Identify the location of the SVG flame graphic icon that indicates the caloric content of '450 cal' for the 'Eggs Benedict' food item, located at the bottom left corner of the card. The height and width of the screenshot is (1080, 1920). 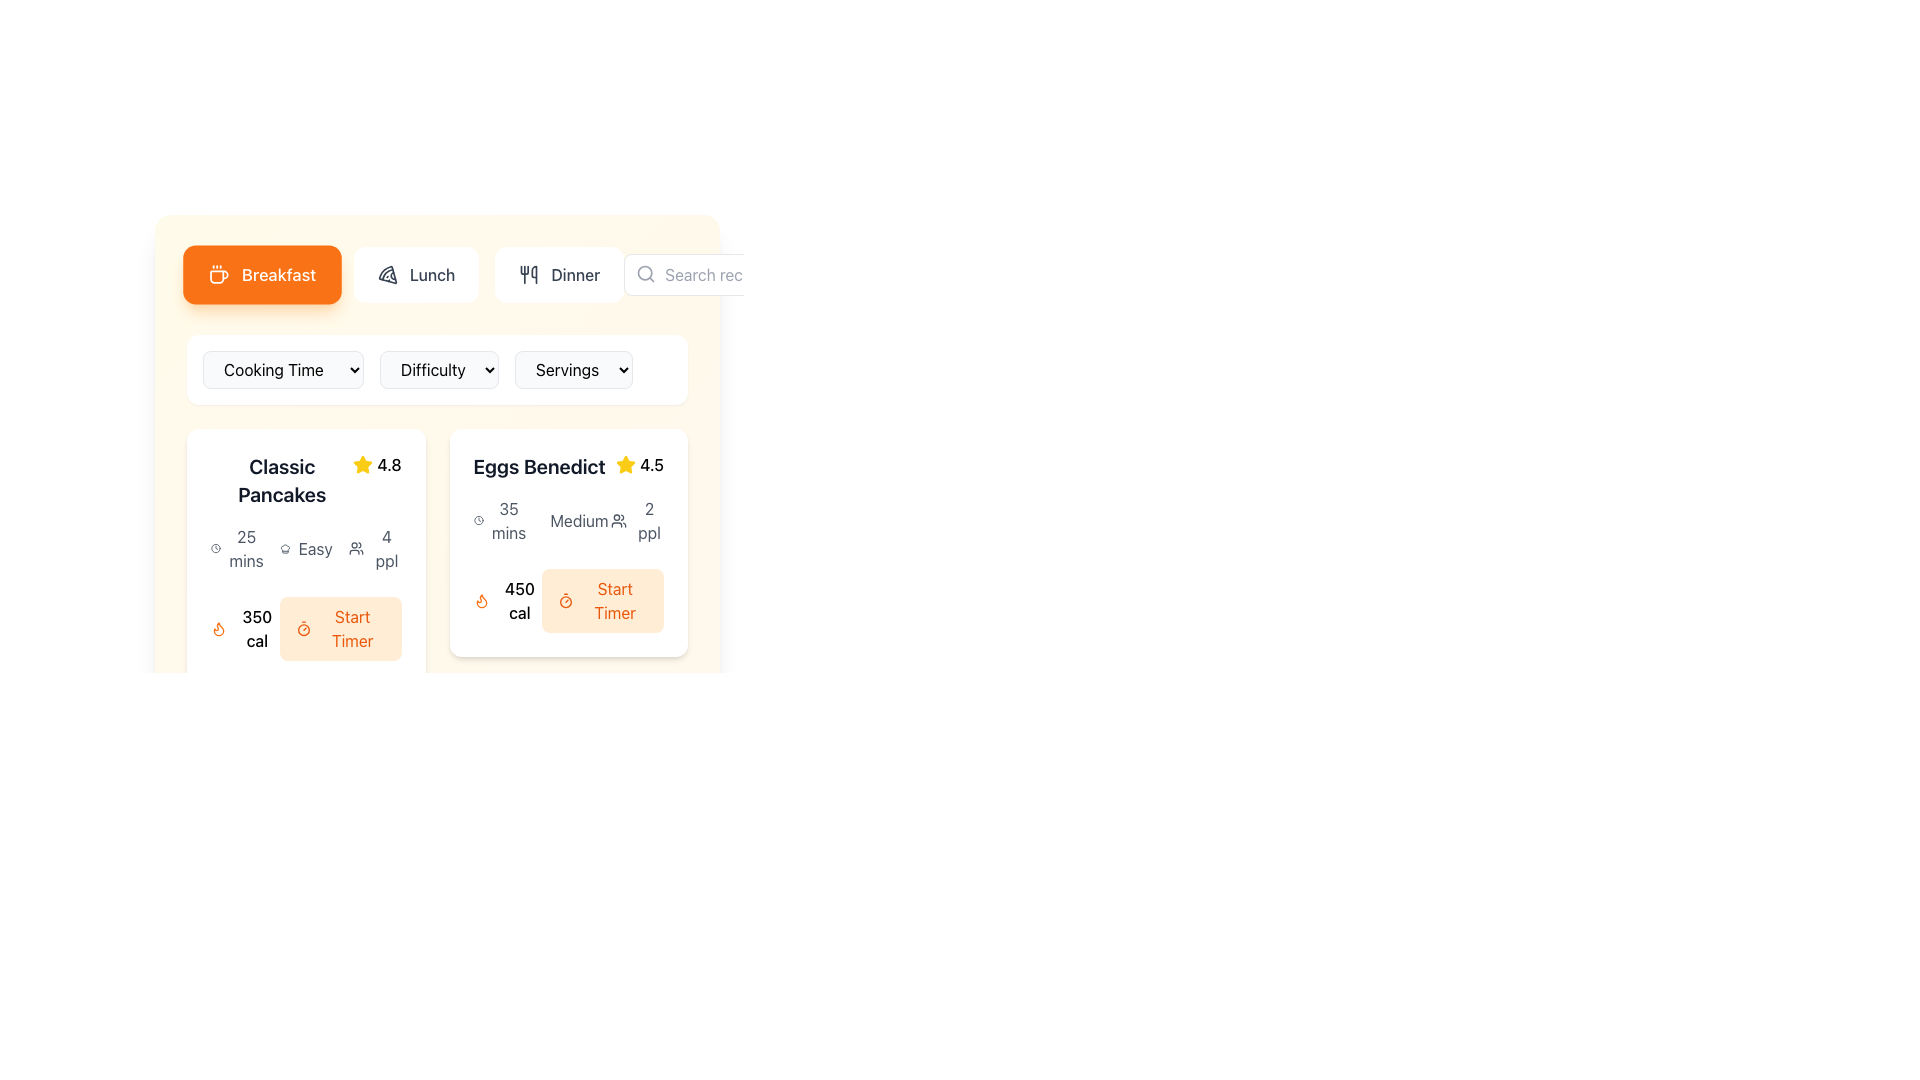
(481, 600).